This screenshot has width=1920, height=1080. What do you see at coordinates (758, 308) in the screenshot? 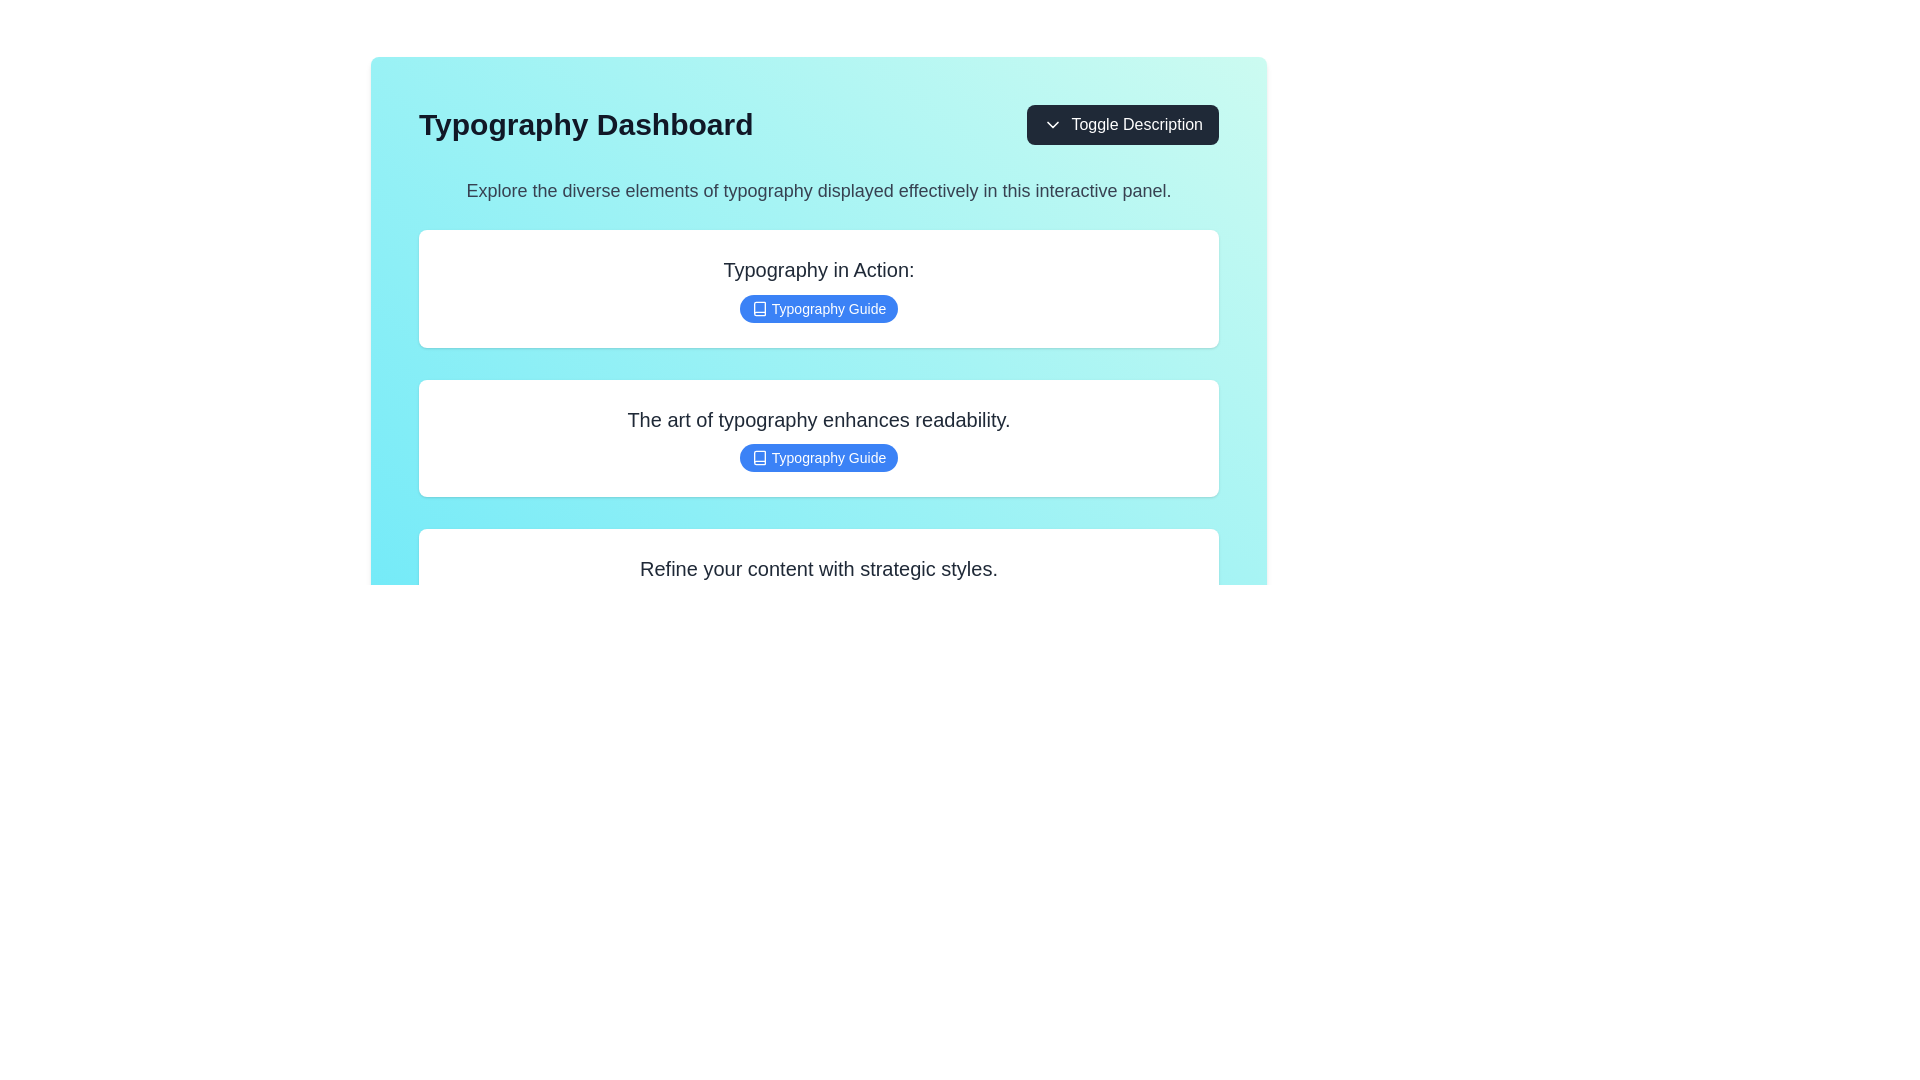
I see `the button labeled 'Typography Guide' which contains a minimalistic book icon` at bounding box center [758, 308].